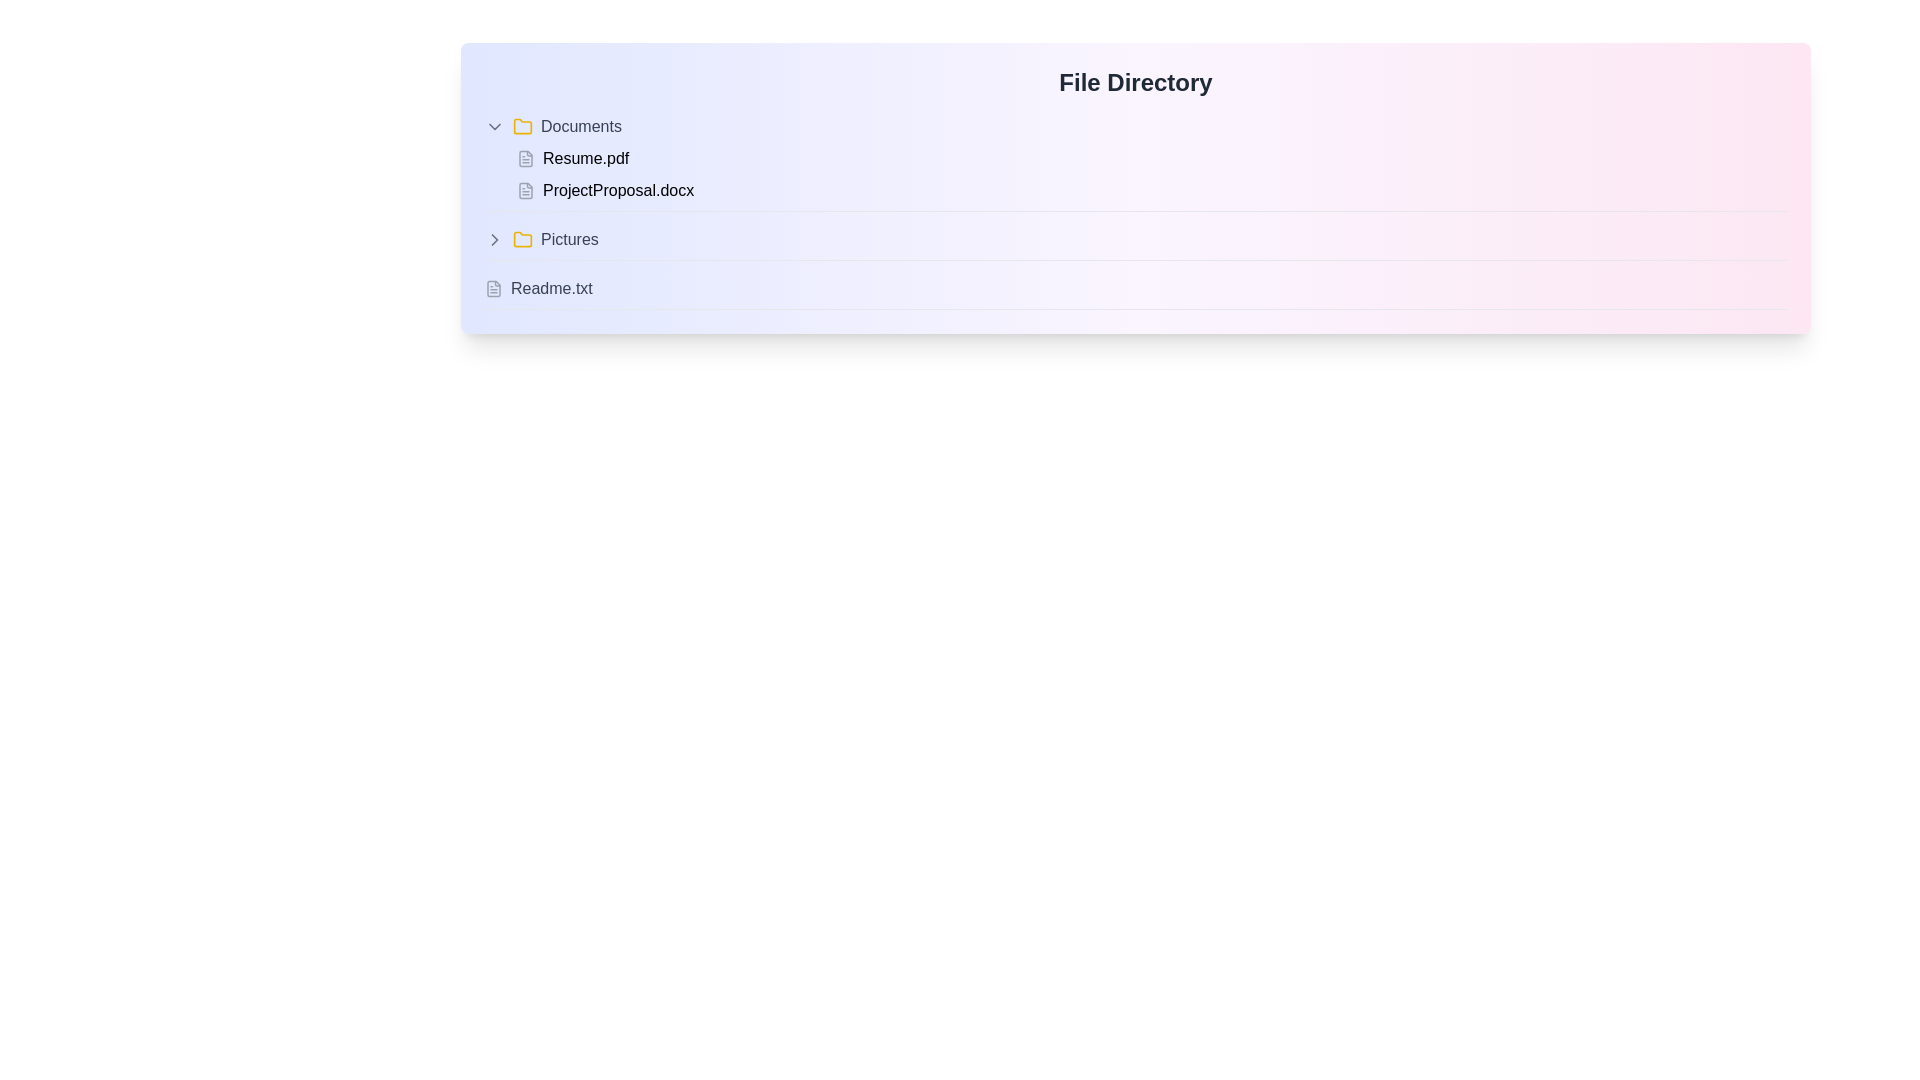  I want to click on the icon that visually indicates the file type or category associated with 'Resume.pdf', located in the 'Documents' folder section, positioned to the left of the file name label, so click(526, 157).